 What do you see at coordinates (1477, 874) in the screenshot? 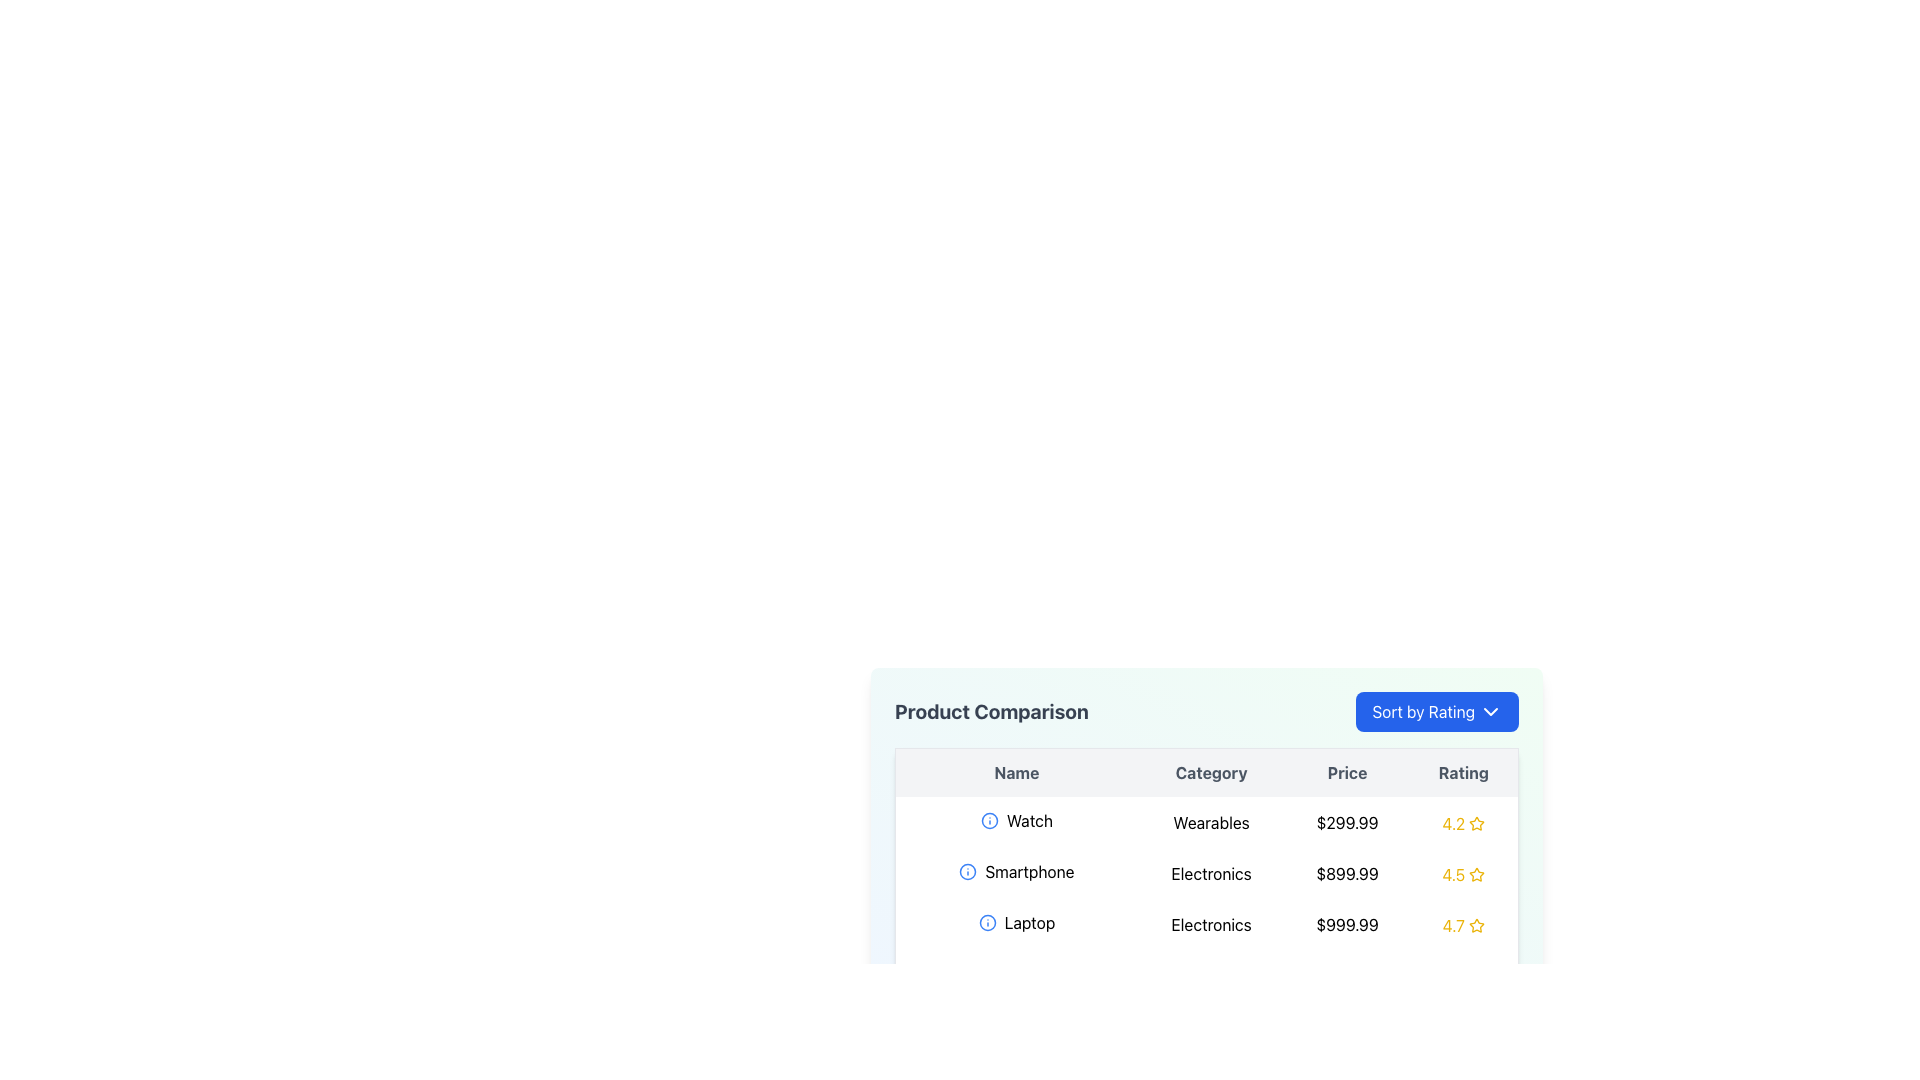
I see `the yellow star icon located next to the '4.5' rating in the 'Rating' column of the second row in the product comparison table for interaction` at bounding box center [1477, 874].